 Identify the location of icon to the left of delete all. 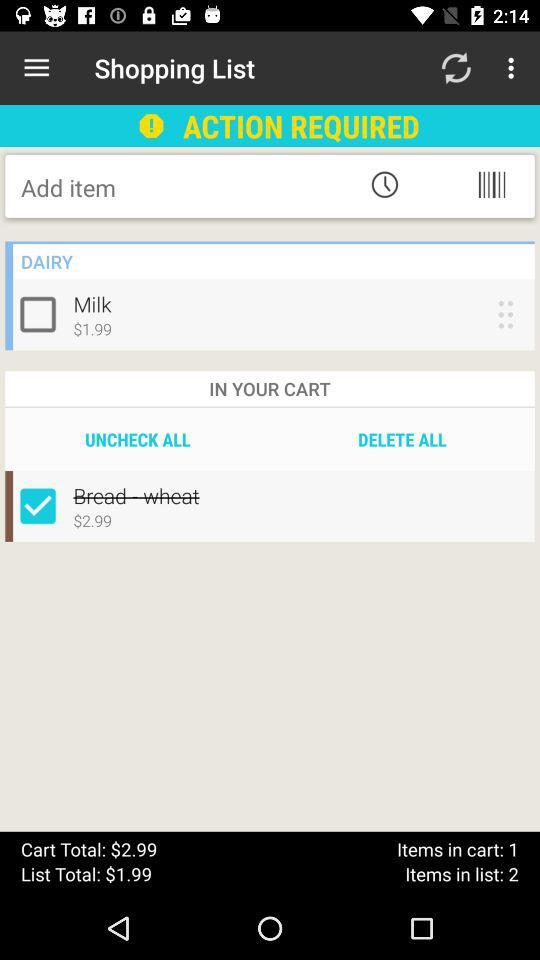
(136, 439).